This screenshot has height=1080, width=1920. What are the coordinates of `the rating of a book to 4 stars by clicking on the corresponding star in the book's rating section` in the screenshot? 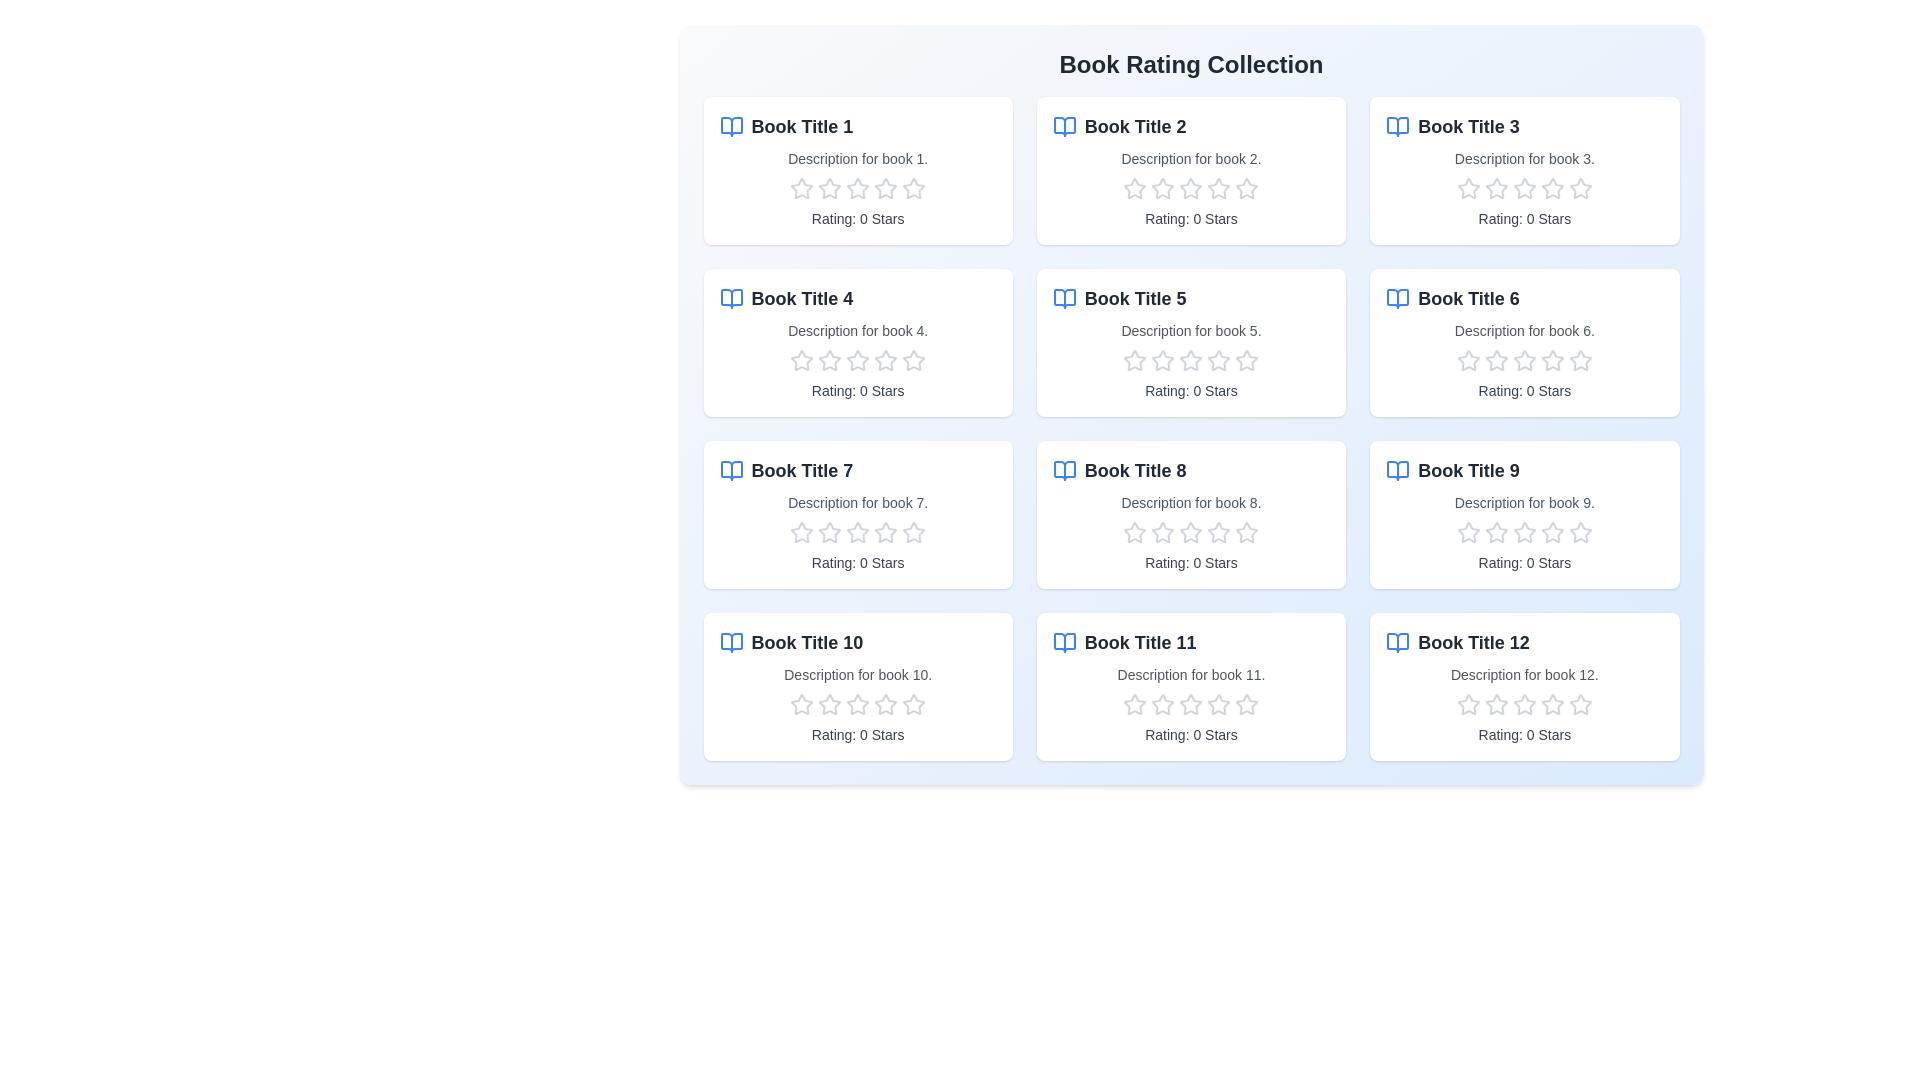 It's located at (885, 189).